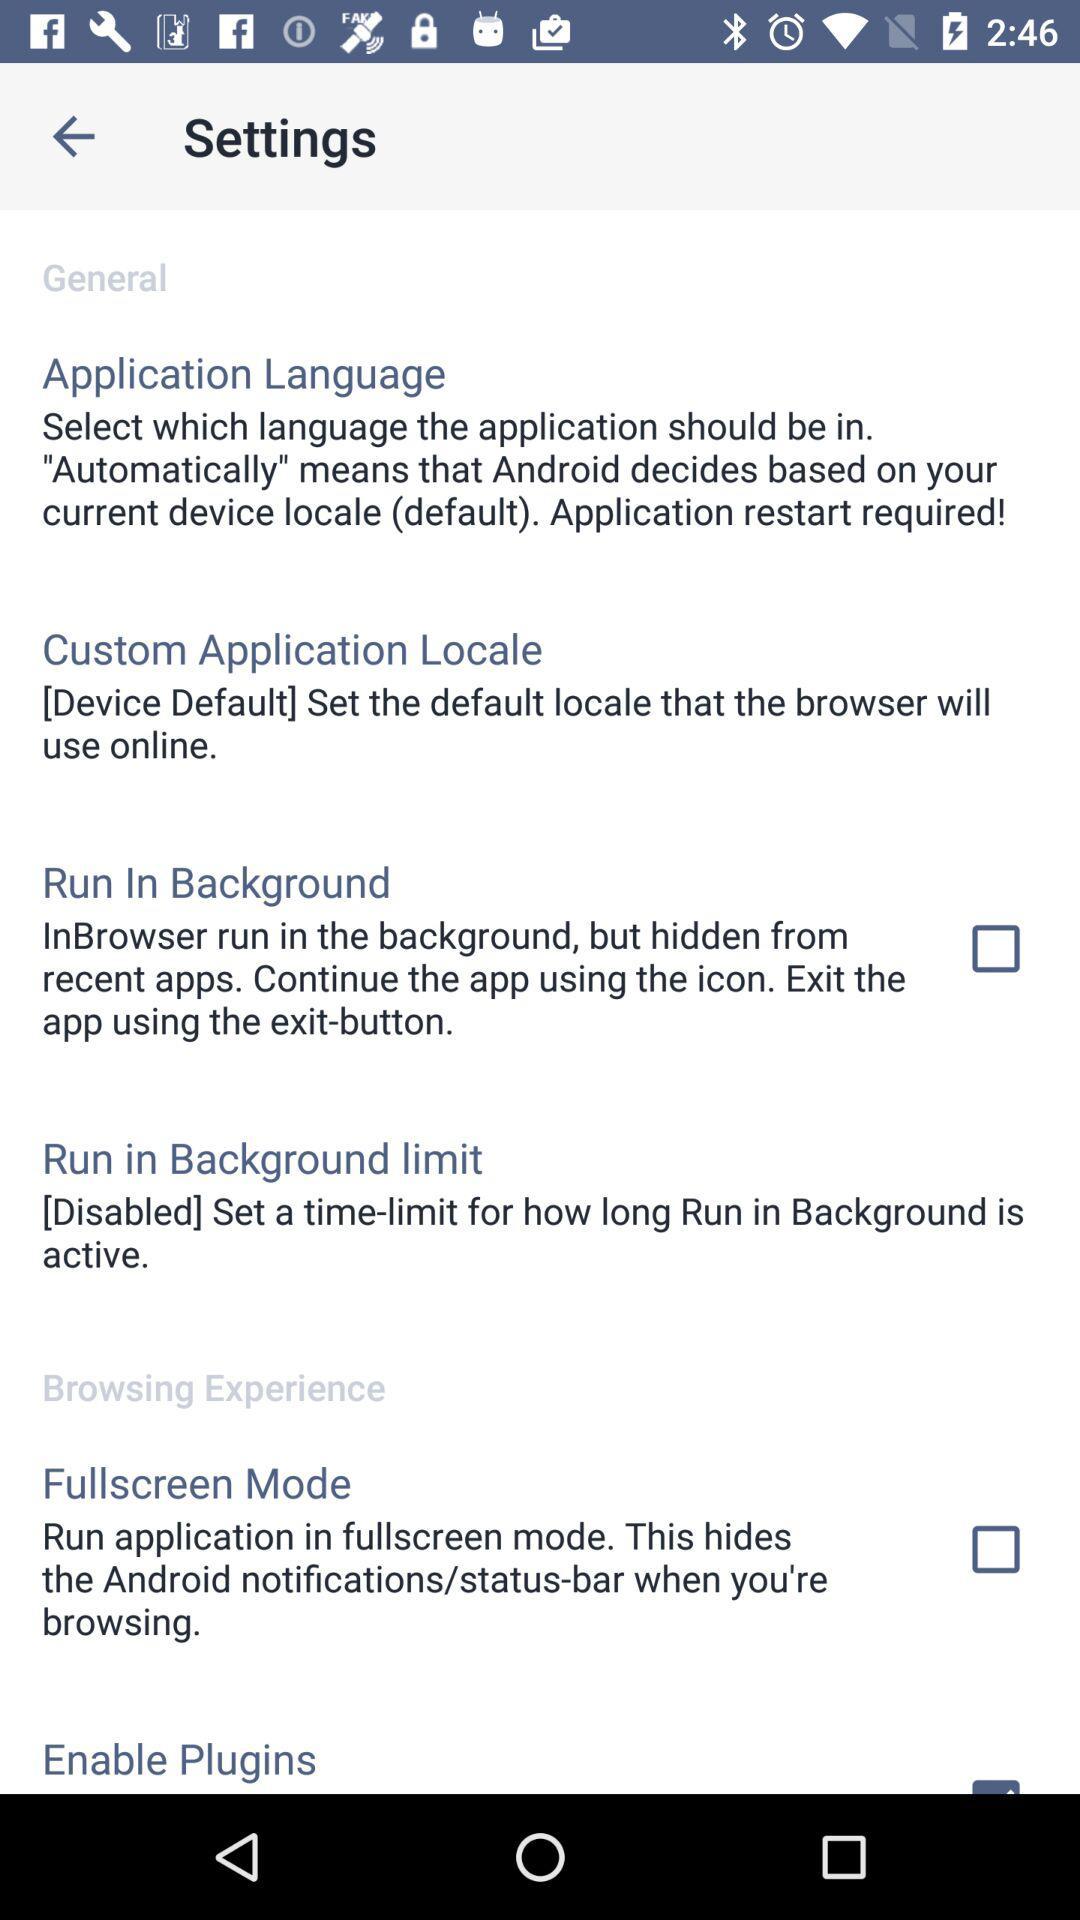 The width and height of the screenshot is (1080, 1920). Describe the element at coordinates (72, 135) in the screenshot. I see `icon to the left of   settings app` at that location.